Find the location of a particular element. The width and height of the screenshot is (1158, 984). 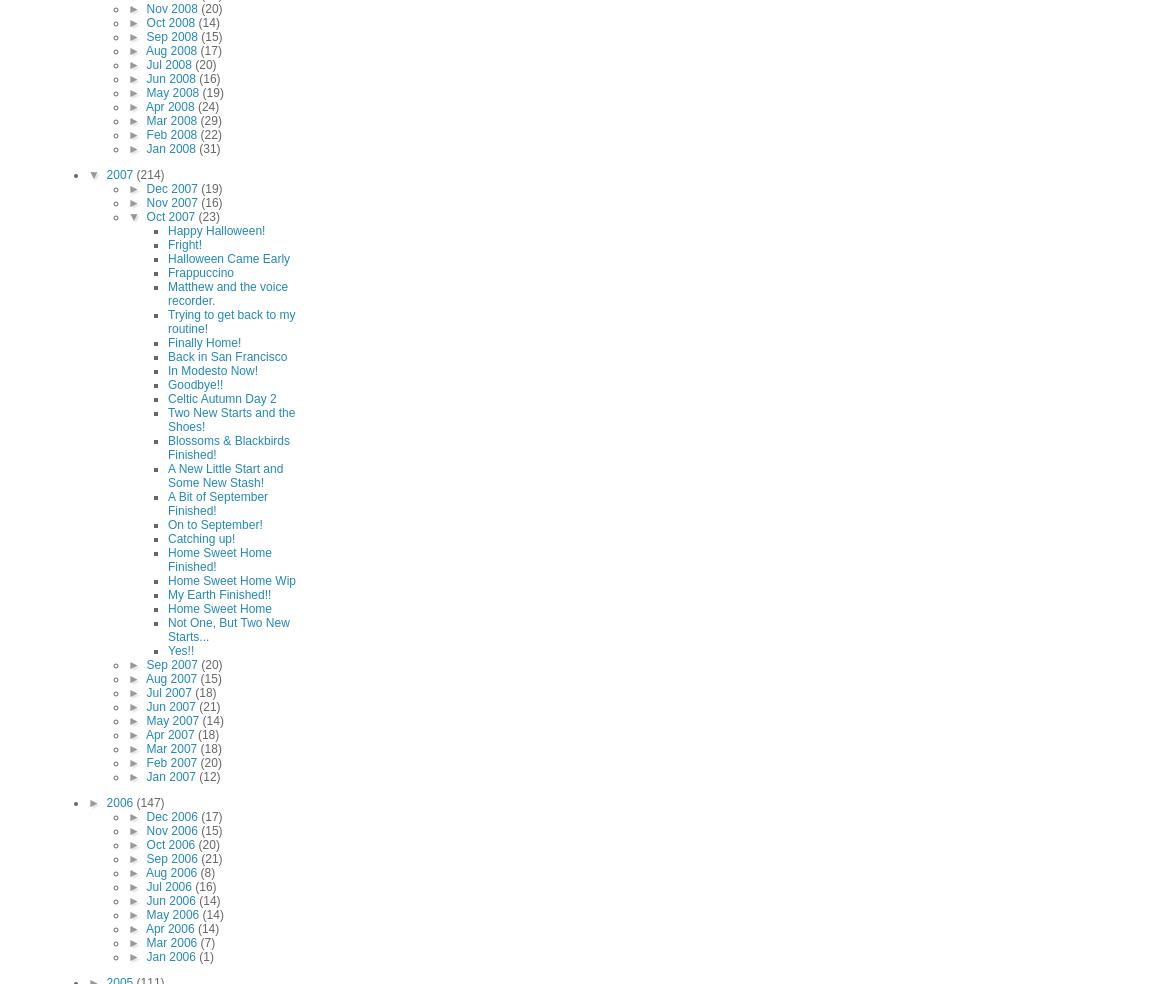

'(31)' is located at coordinates (209, 148).